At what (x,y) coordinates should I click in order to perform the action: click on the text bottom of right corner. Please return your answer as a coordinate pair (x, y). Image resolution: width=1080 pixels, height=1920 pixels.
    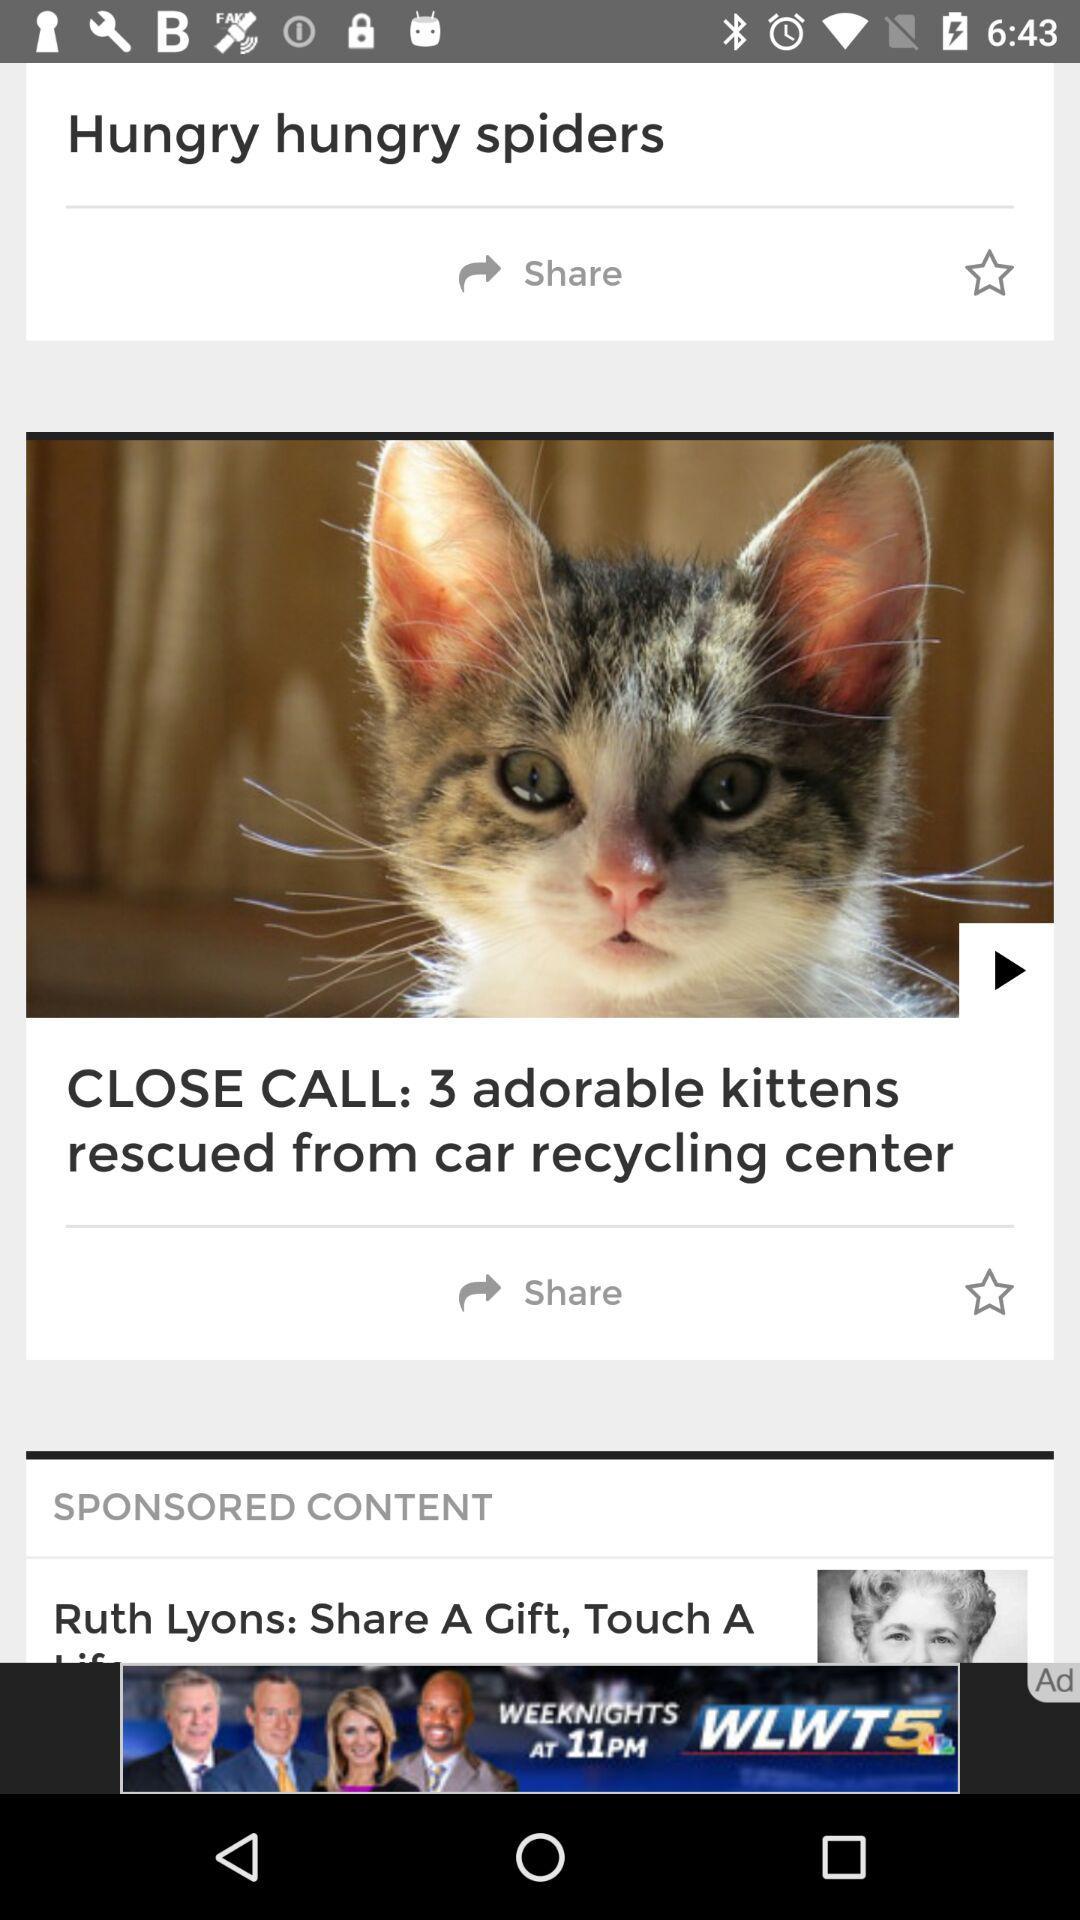
    Looking at the image, I should click on (1052, 1682).